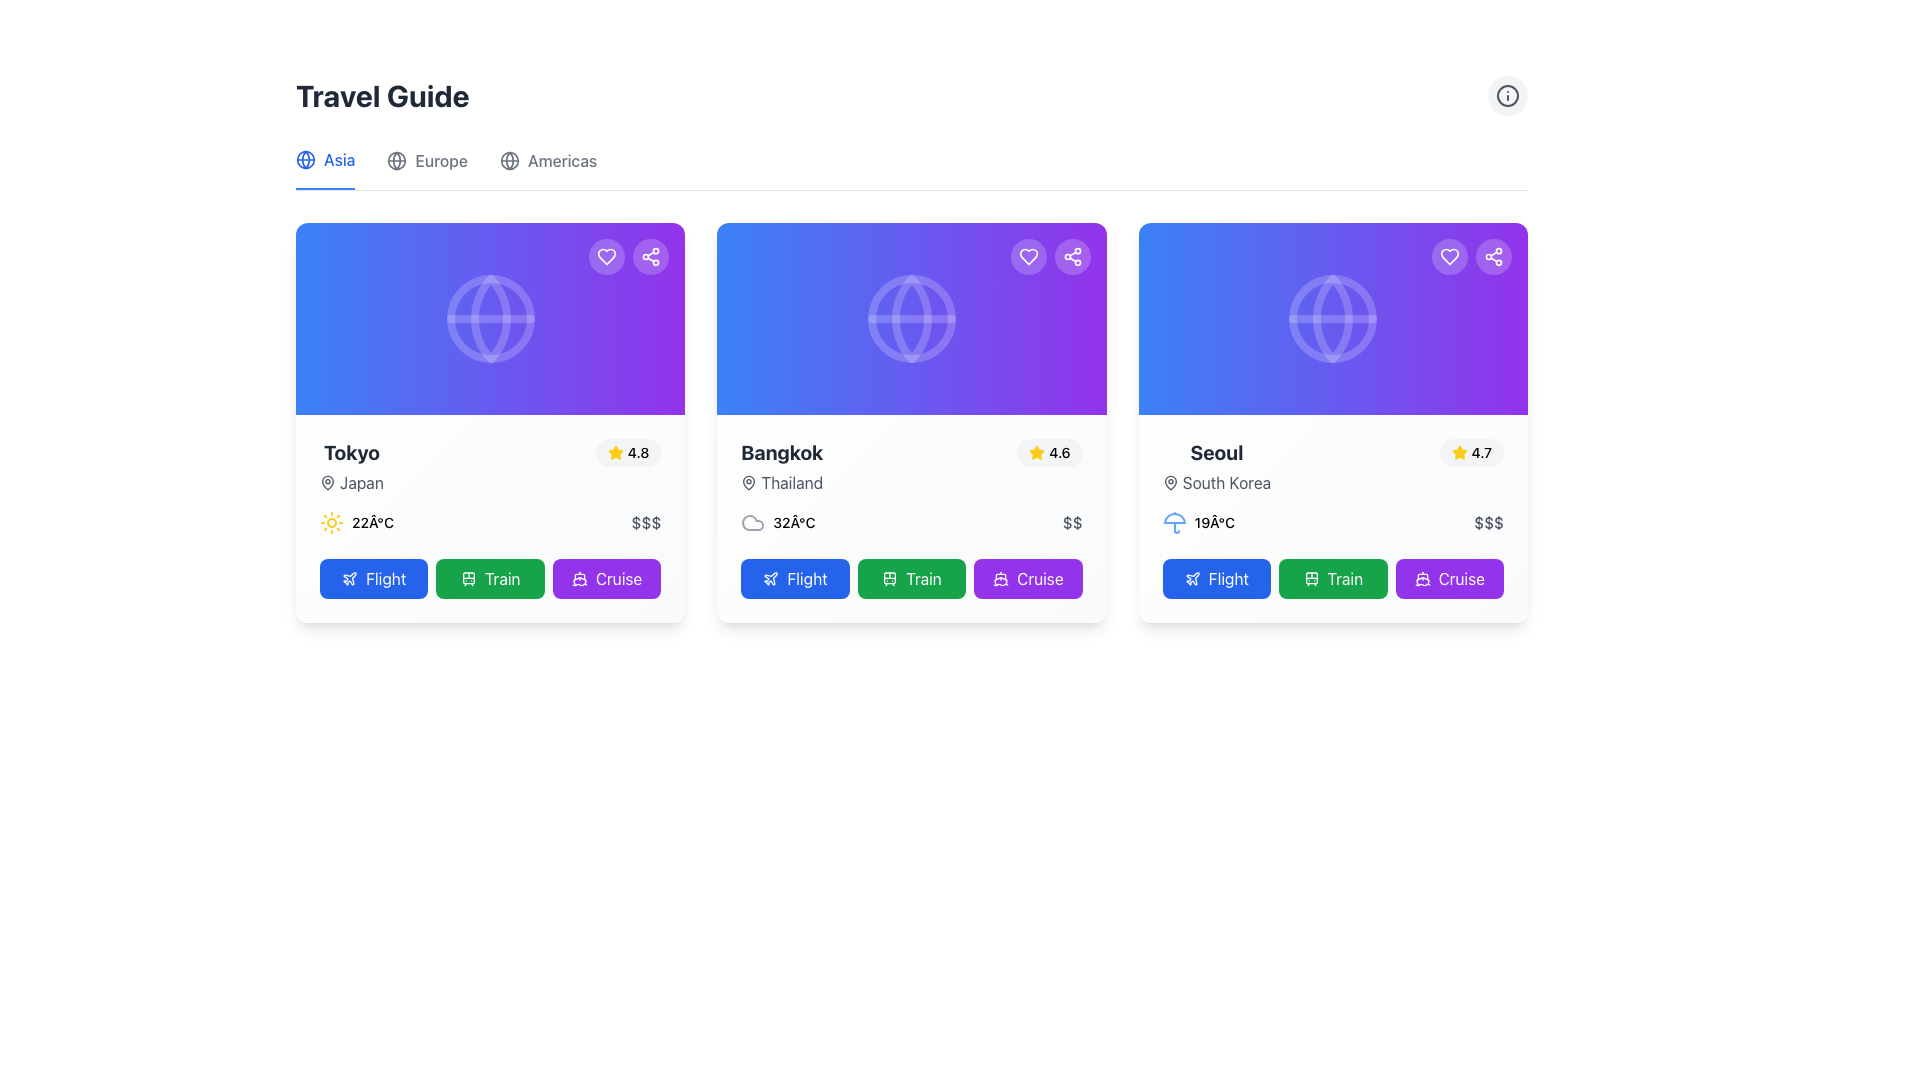 The width and height of the screenshot is (1920, 1080). Describe the element at coordinates (748, 482) in the screenshot. I see `the geographical location icon representing 'Thailand', which is located directly to the left of the text within the Bangkok travel card` at that location.